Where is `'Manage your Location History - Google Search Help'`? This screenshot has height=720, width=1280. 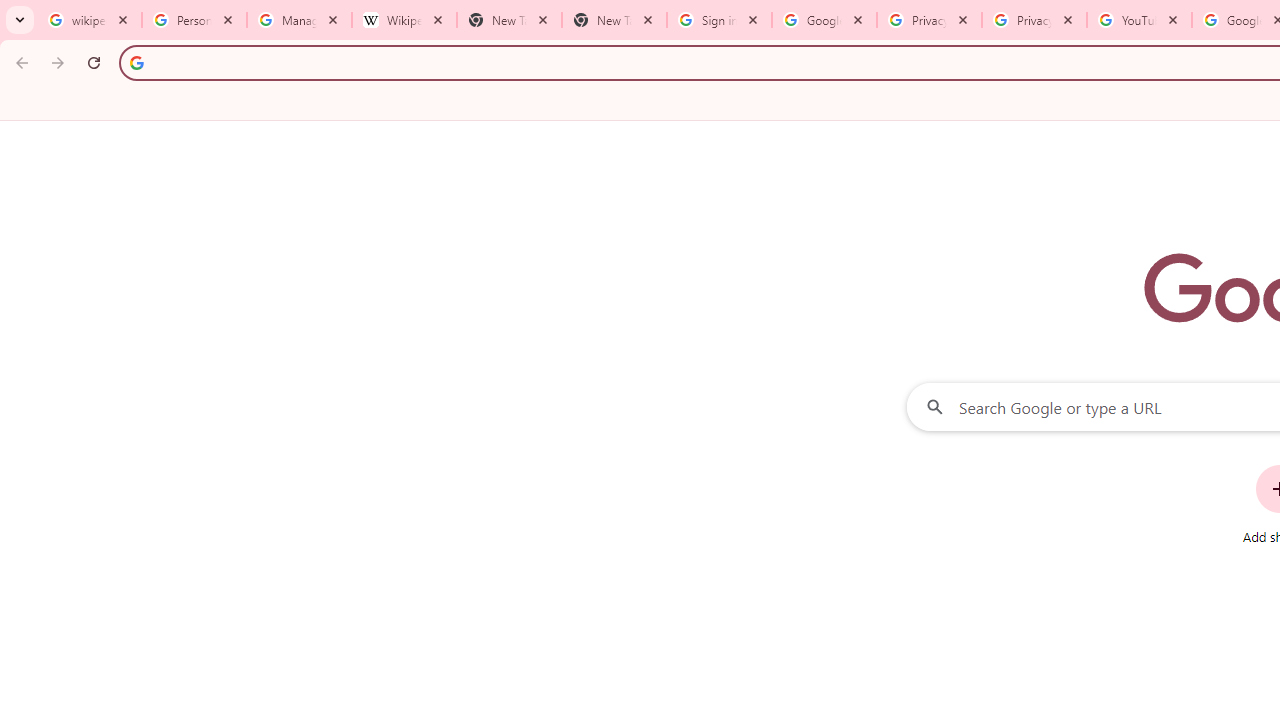 'Manage your Location History - Google Search Help' is located at coordinates (298, 20).